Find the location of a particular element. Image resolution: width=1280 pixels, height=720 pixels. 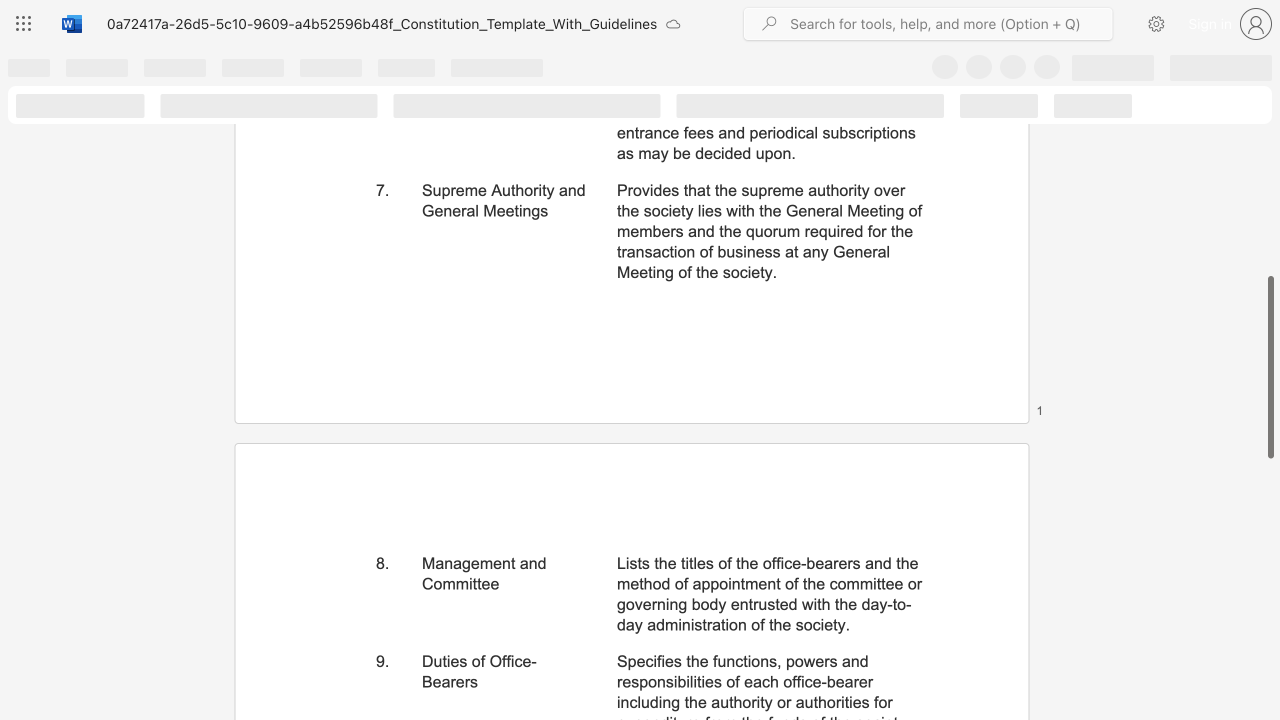

the subset text "e day-to-" within the text "Lists the titles of the office-bearers and the method of appointment of the committee or governing body entrusted with the day-to-day administration of the society." is located at coordinates (848, 603).